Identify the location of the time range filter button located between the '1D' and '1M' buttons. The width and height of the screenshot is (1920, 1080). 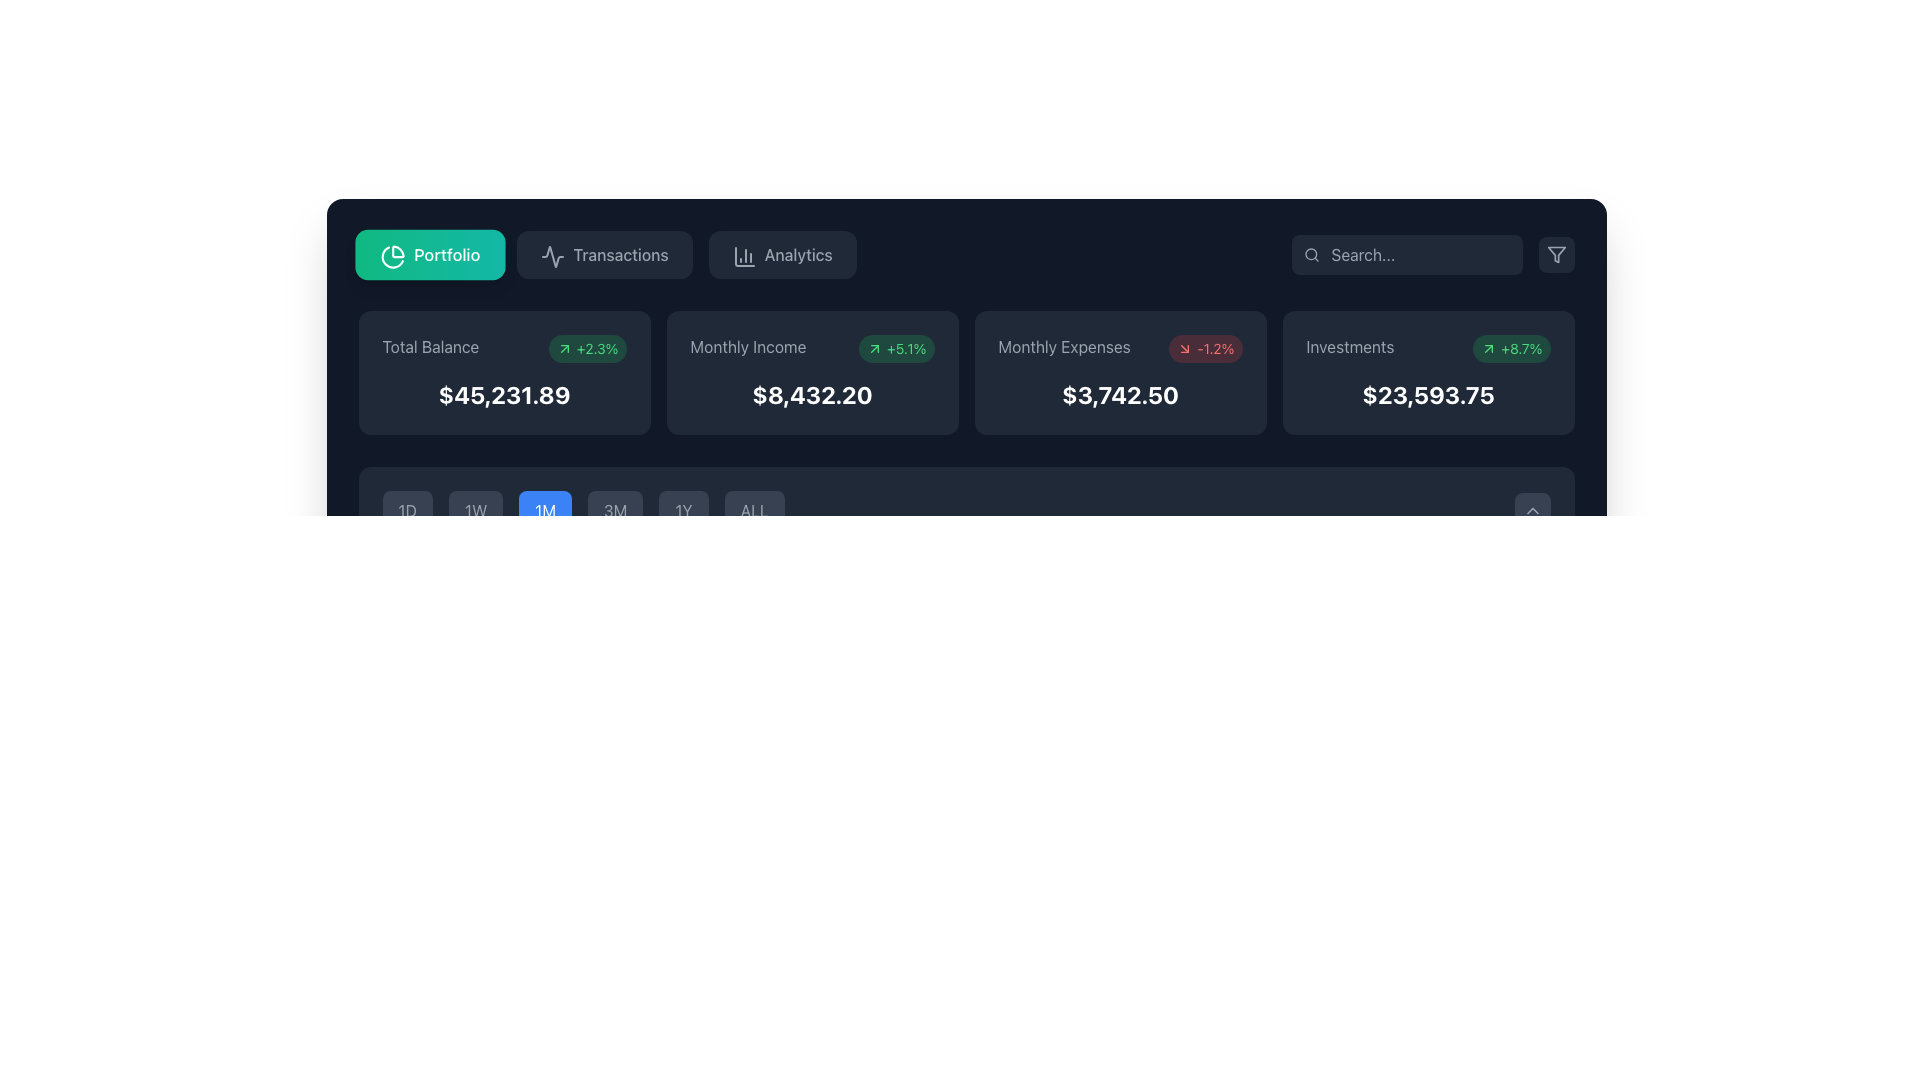
(474, 509).